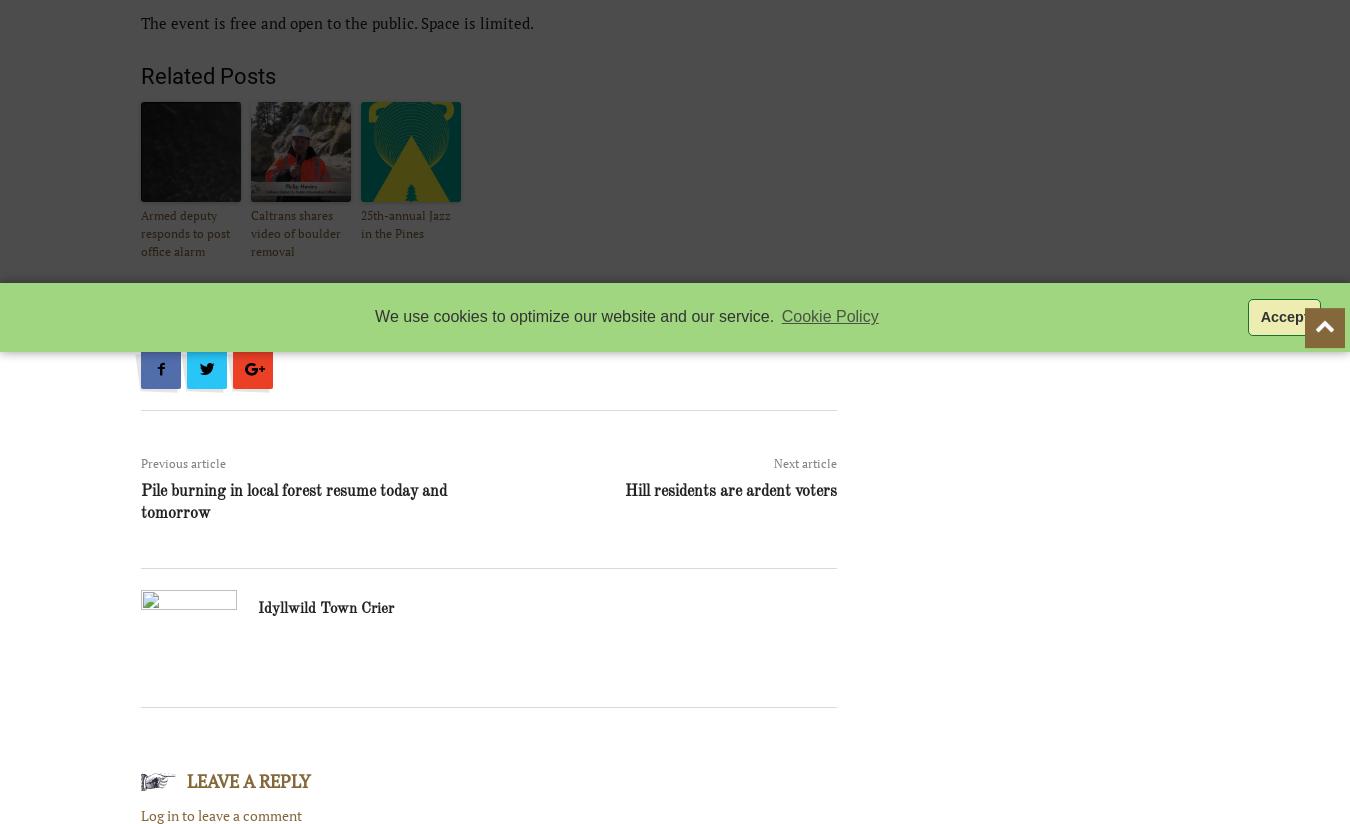  What do you see at coordinates (375, 316) in the screenshot?
I see `'We use cookies to optimize our website and our service.'` at bounding box center [375, 316].